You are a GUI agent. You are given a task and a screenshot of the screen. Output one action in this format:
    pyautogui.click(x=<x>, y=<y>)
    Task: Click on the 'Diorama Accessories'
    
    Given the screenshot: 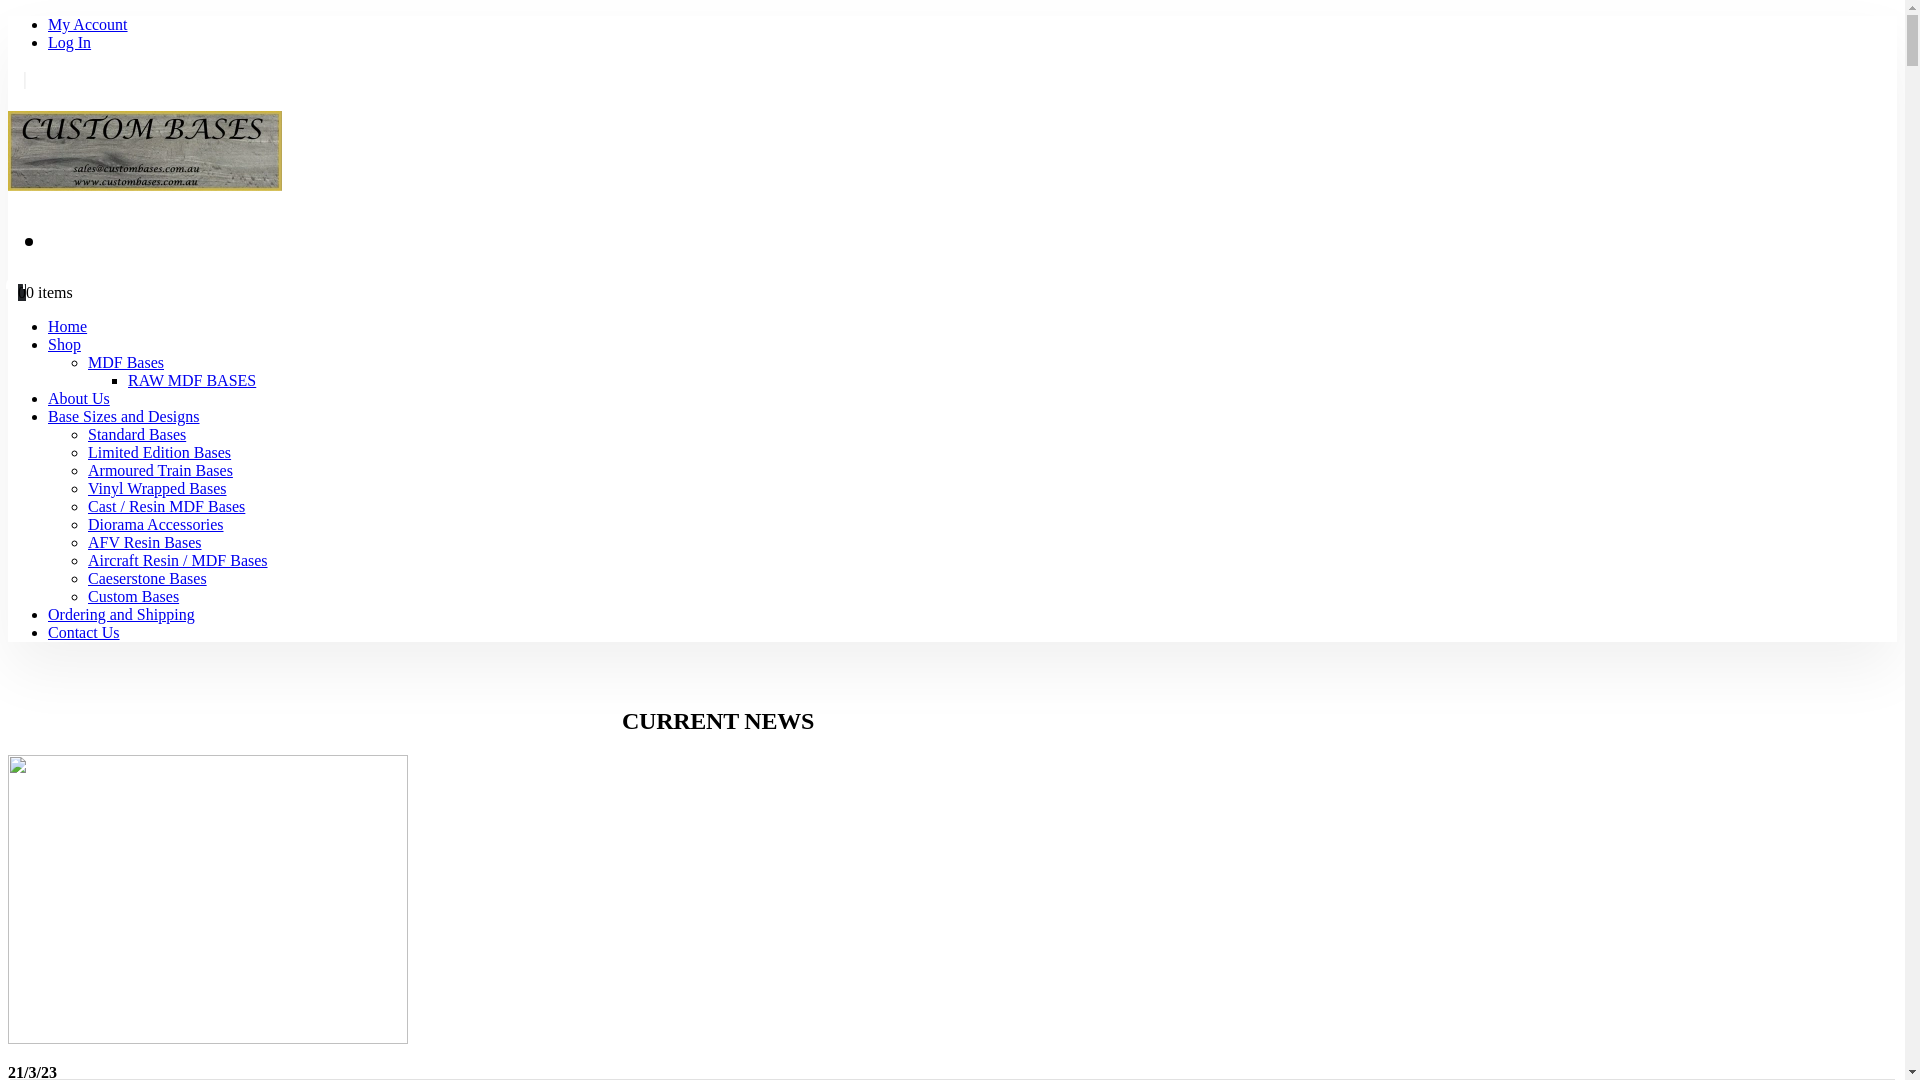 What is the action you would take?
    pyautogui.click(x=86, y=523)
    